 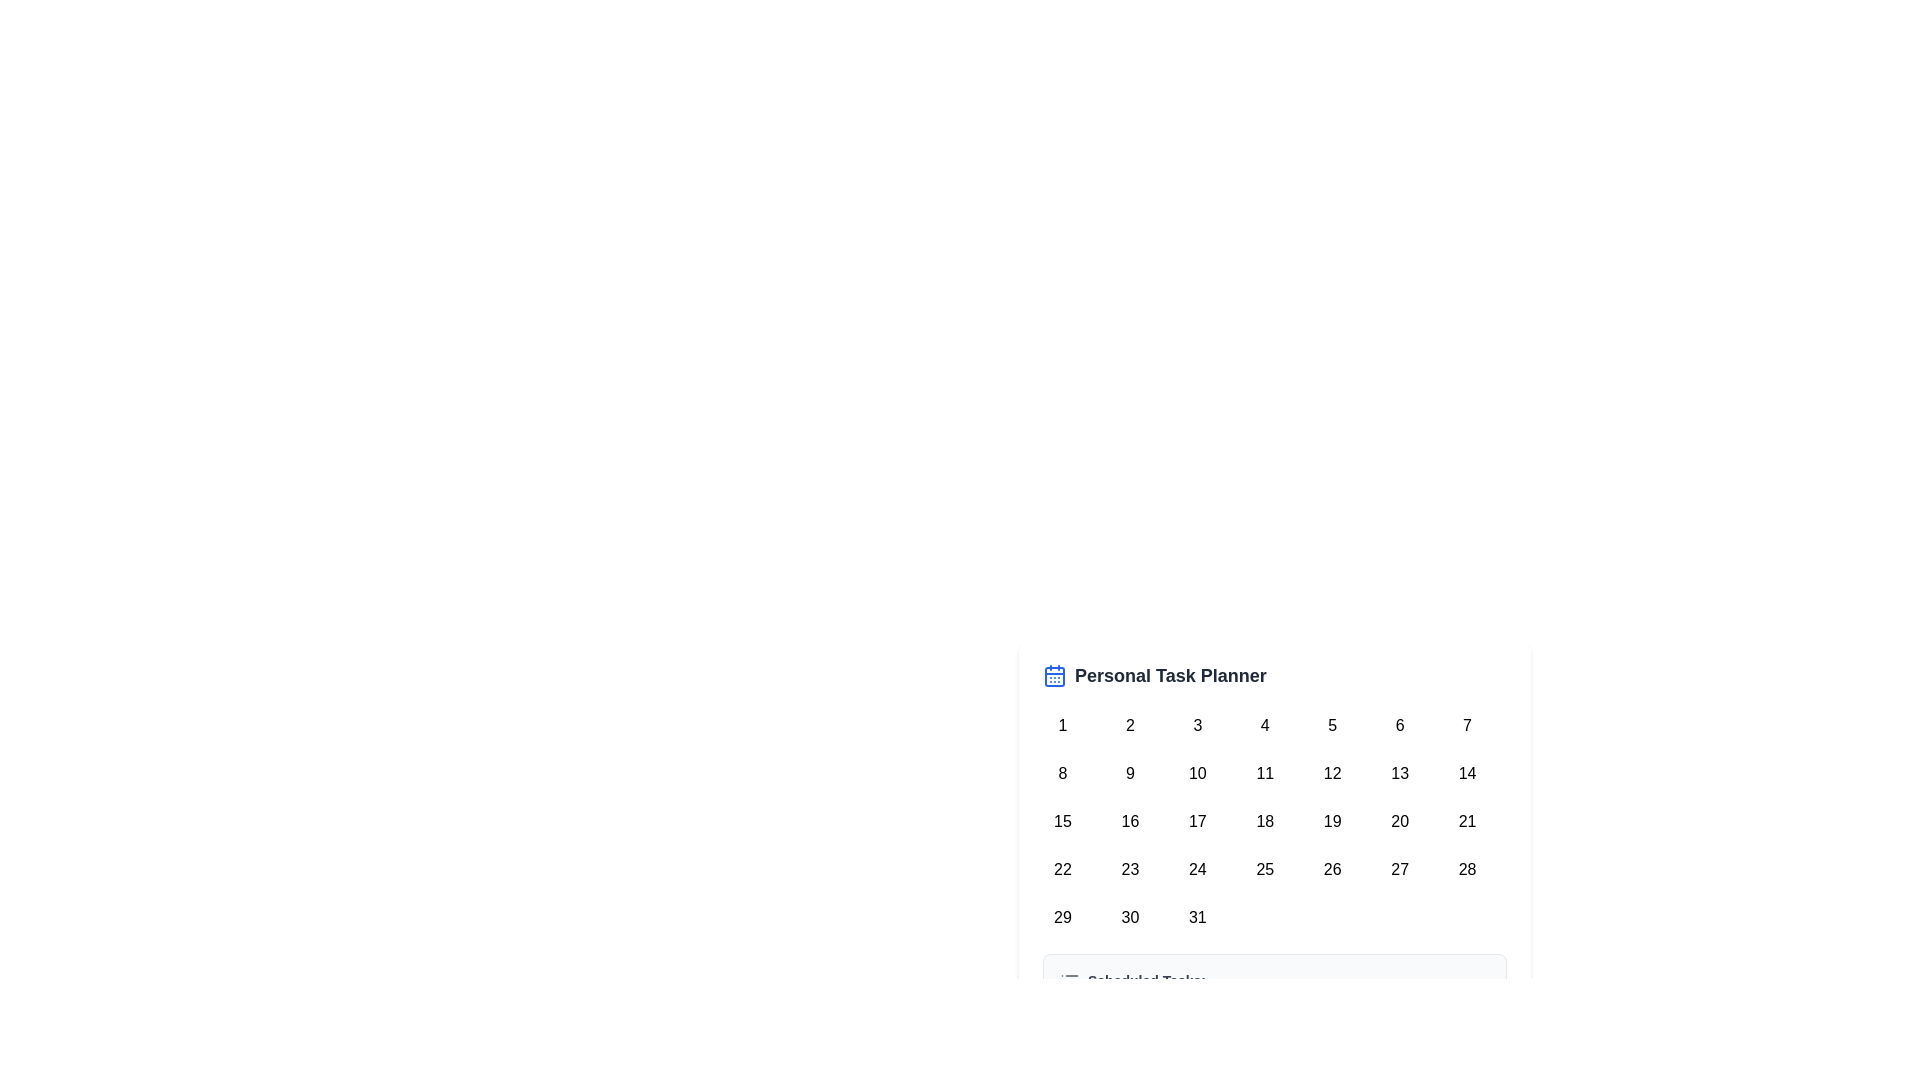 I want to click on the blue calendar icon located to the left of the 'Personal Task Planner' text at the top of the calendar display, so click(x=1054, y=675).